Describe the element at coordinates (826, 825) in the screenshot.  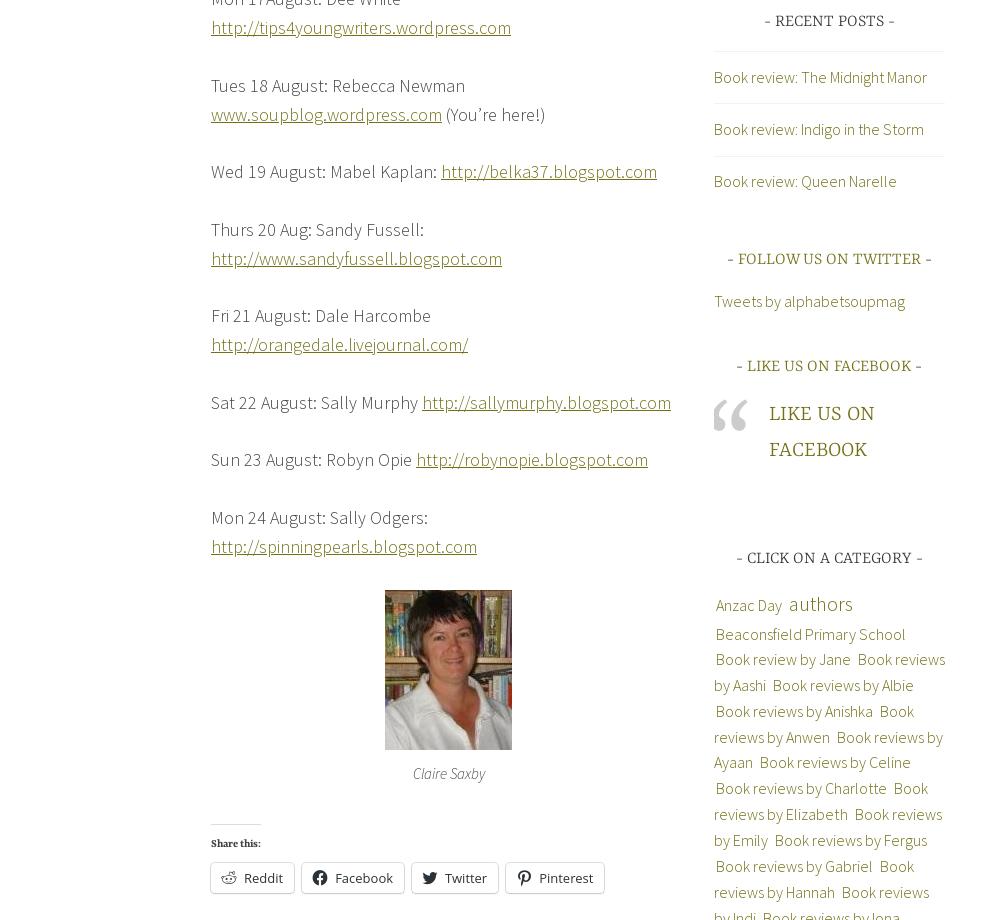
I see `'Book reviews by Emily'` at that location.